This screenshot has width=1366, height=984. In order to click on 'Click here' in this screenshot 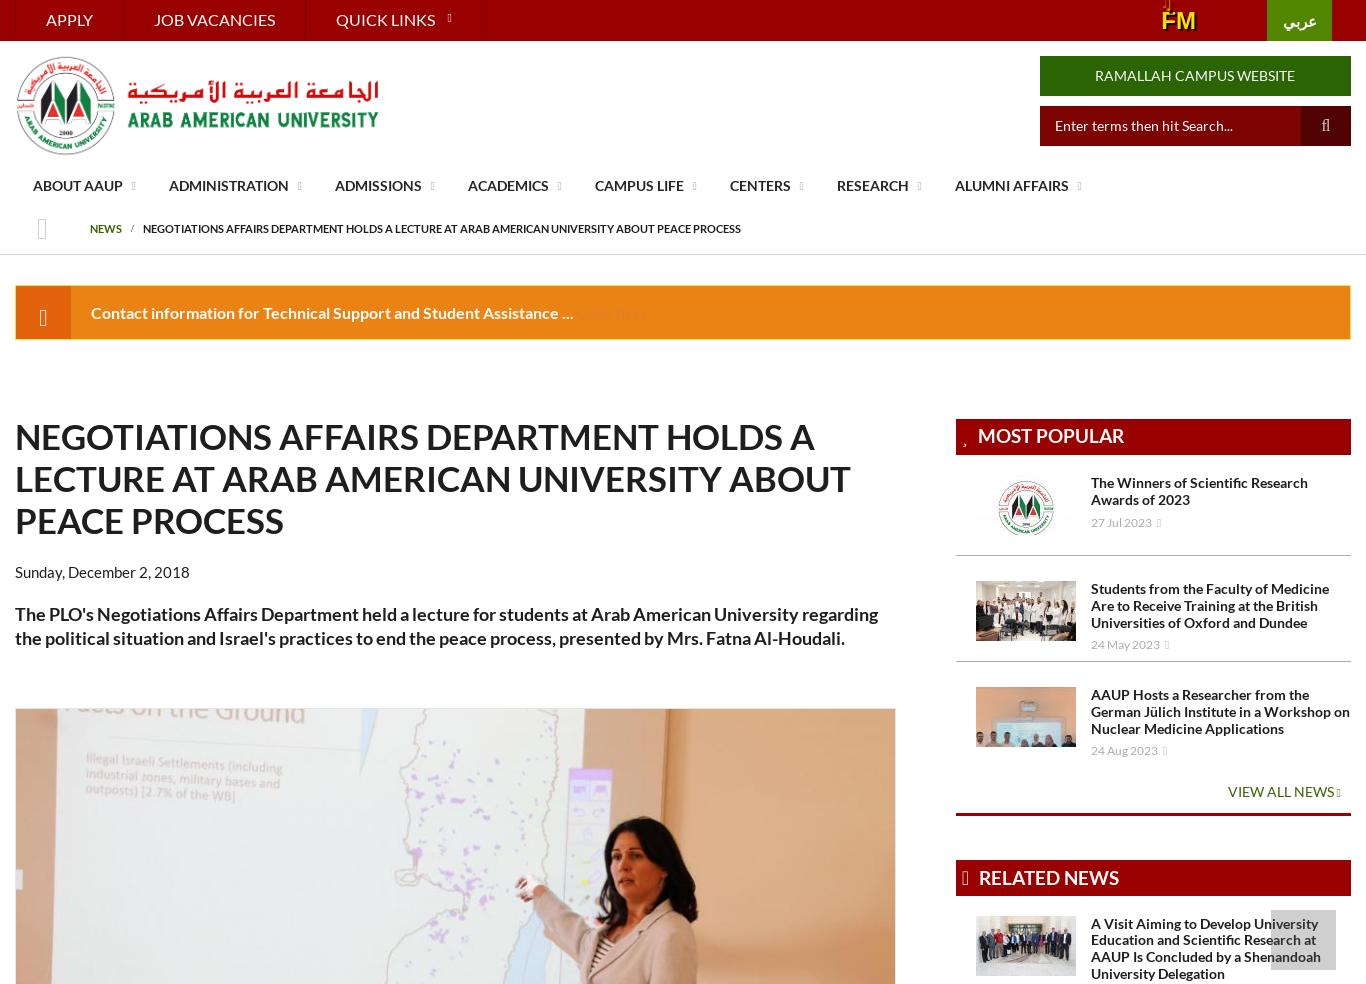, I will do `click(612, 310)`.